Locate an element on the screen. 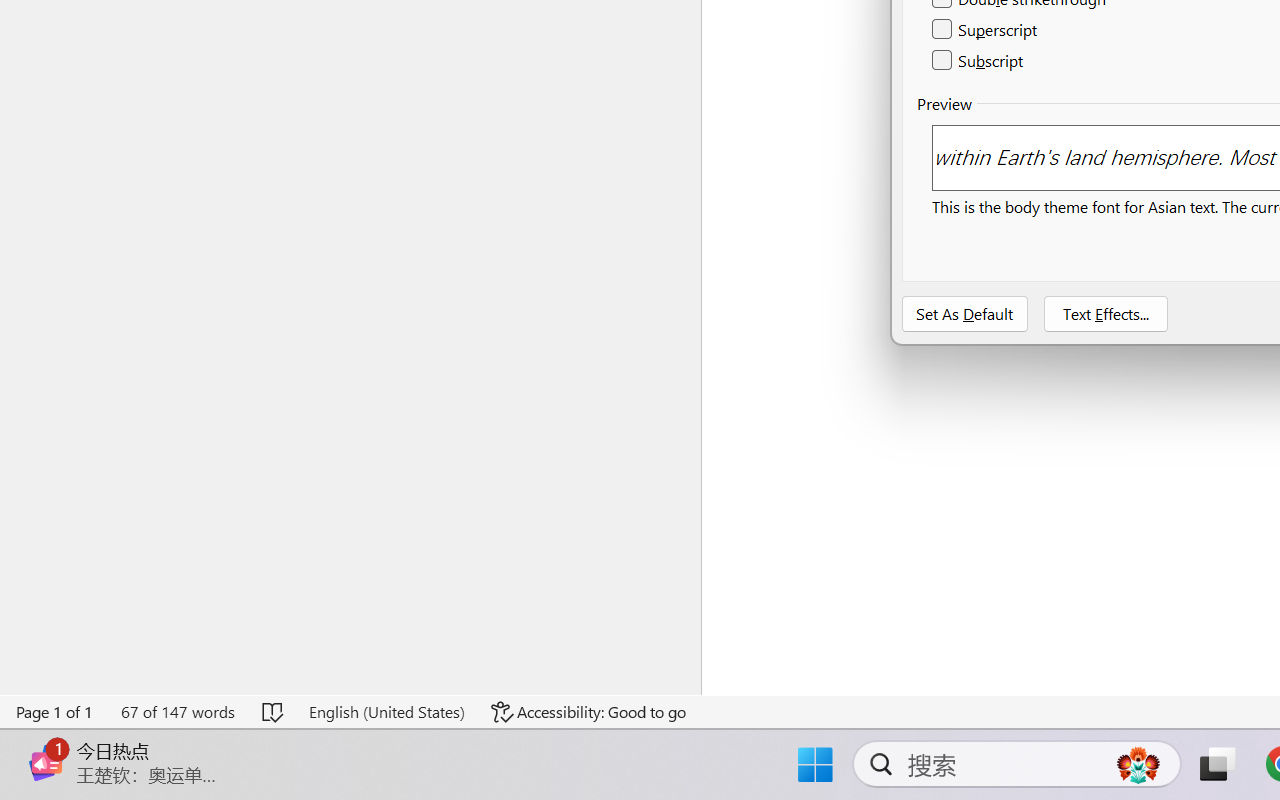 The image size is (1280, 800). 'Text Effects...' is located at coordinates (1104, 313).